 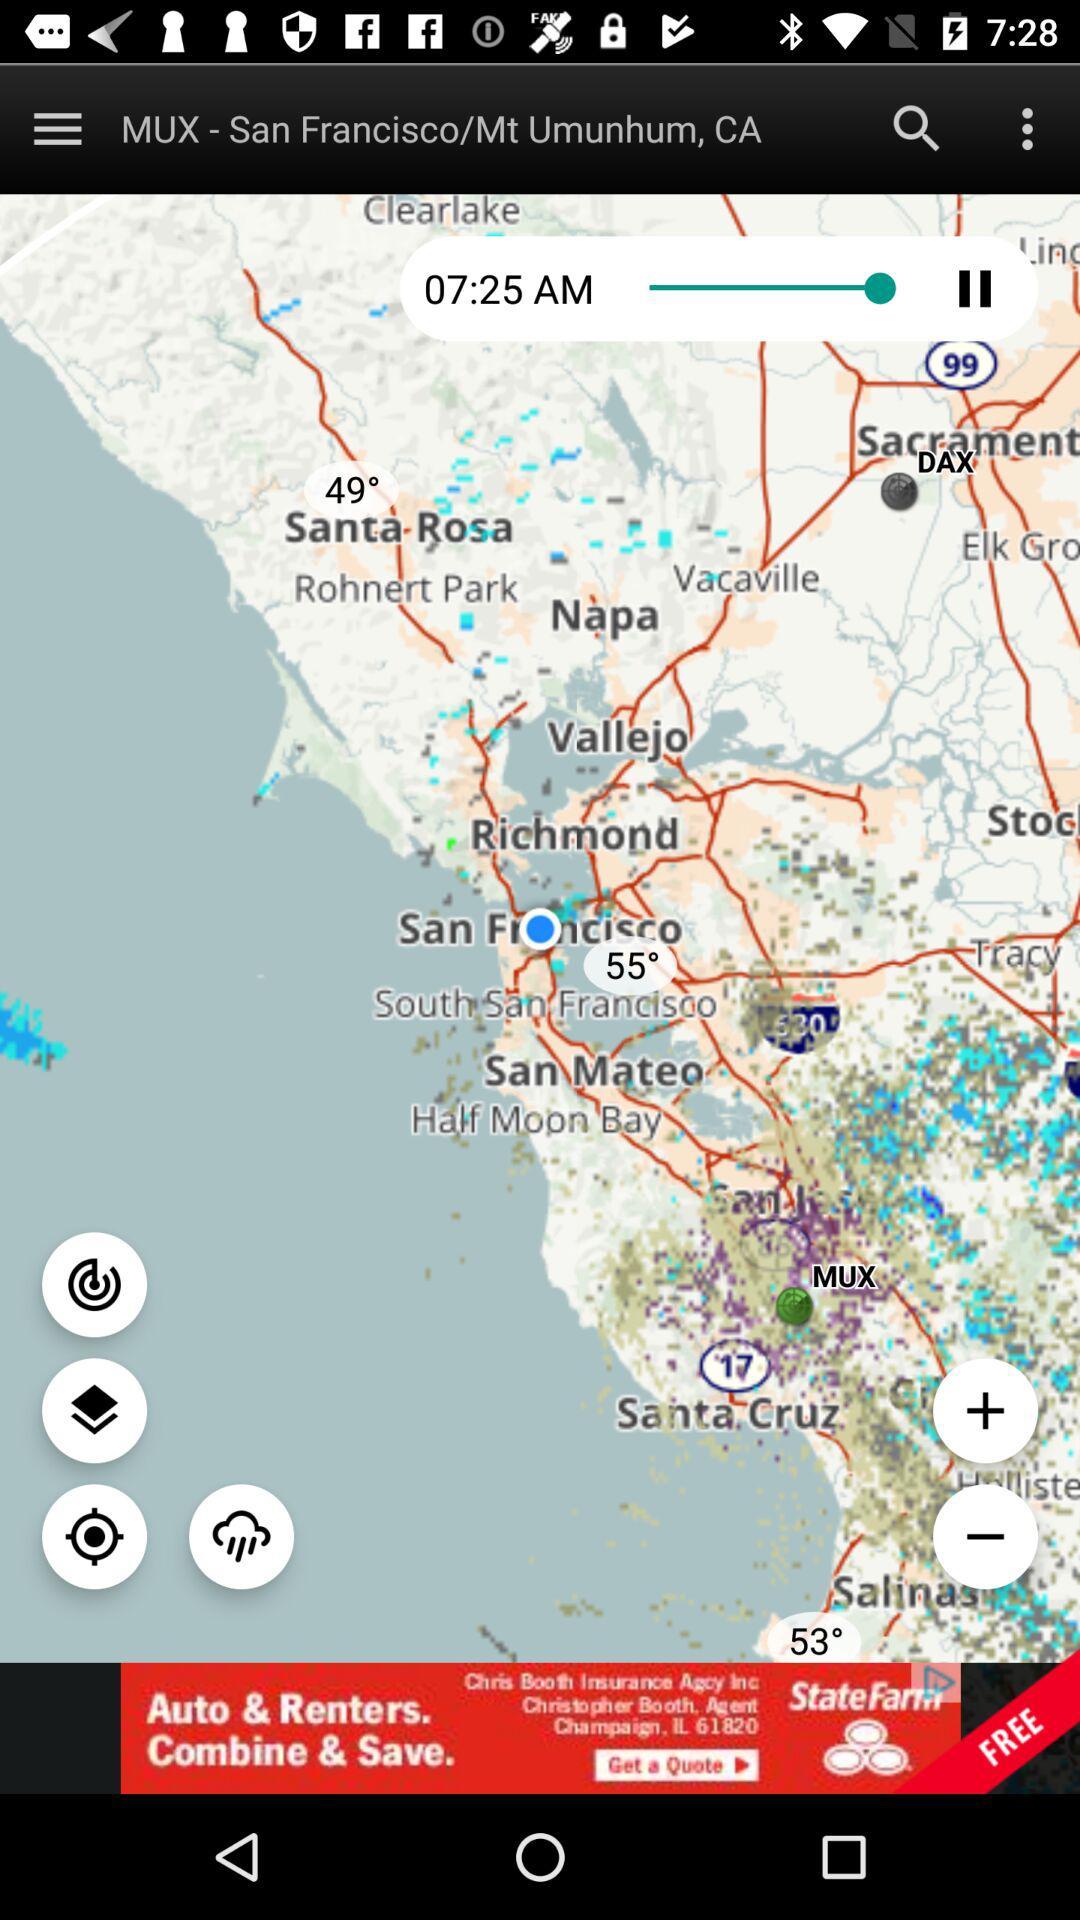 What do you see at coordinates (1027, 127) in the screenshot?
I see `opens a list of options` at bounding box center [1027, 127].